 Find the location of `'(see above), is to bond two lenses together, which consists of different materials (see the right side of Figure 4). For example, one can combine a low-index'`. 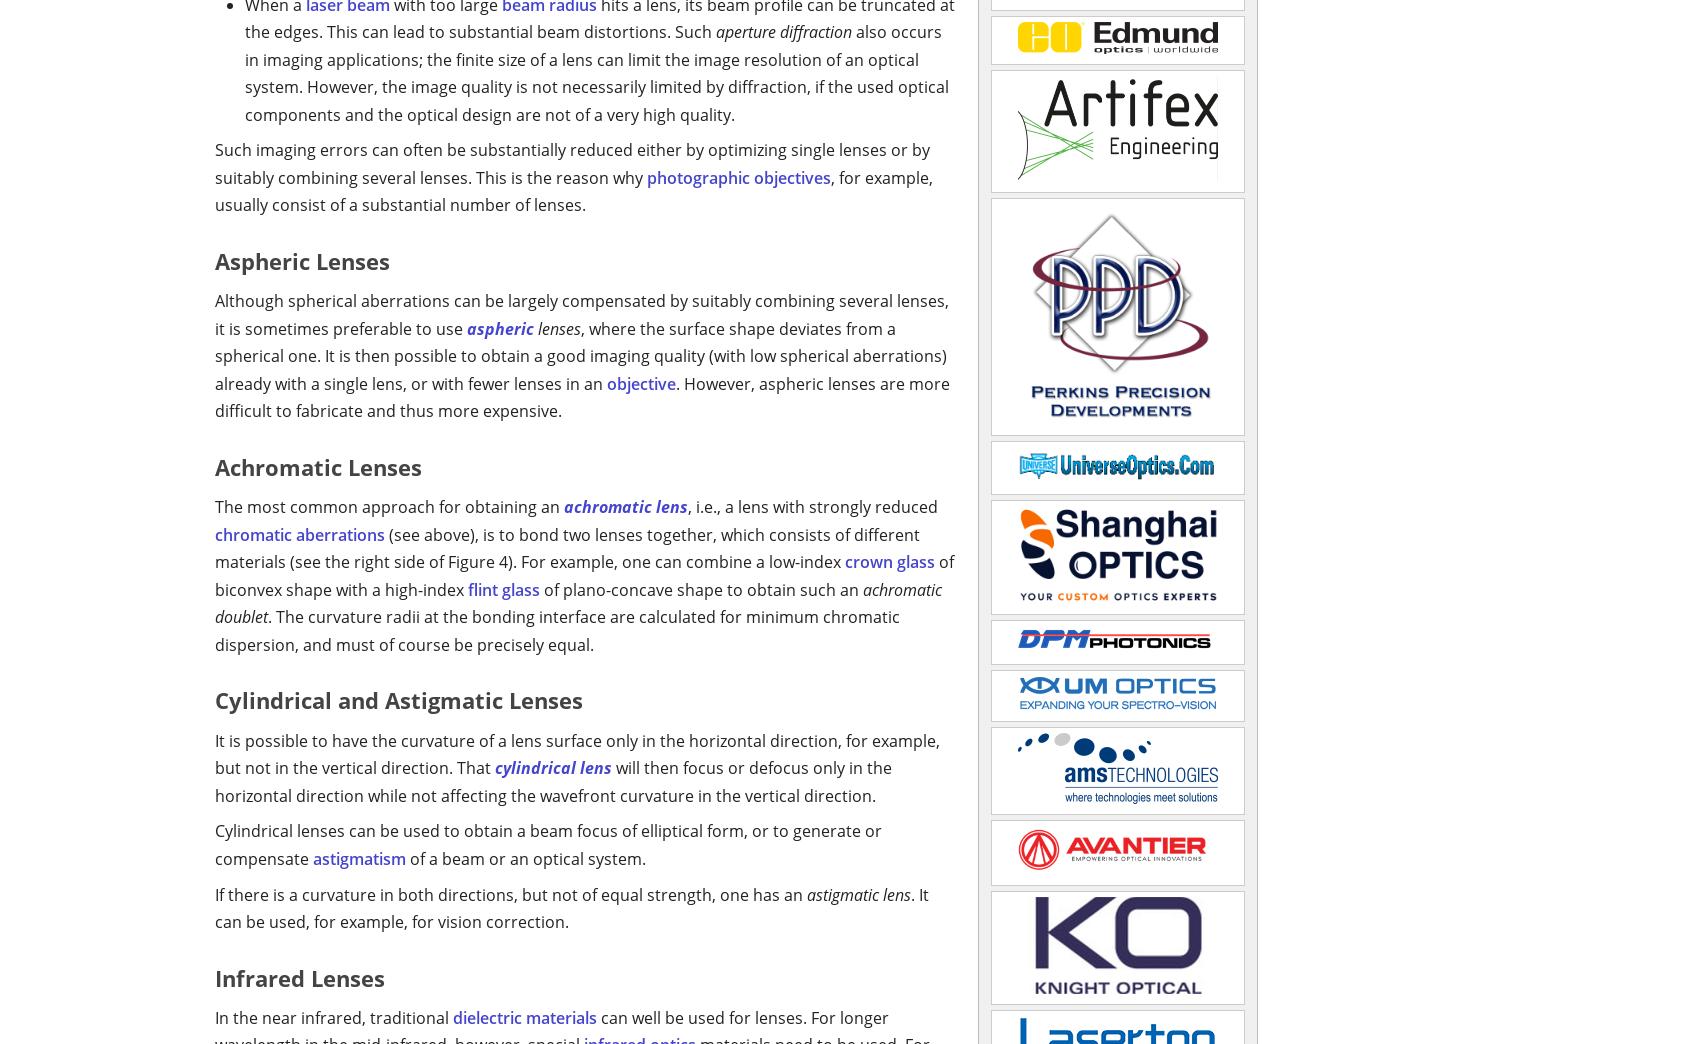

'(see above), is to bond two lenses together, which consists of different materials (see the right side of Figure 4). For example, one can combine a low-index' is located at coordinates (213, 546).